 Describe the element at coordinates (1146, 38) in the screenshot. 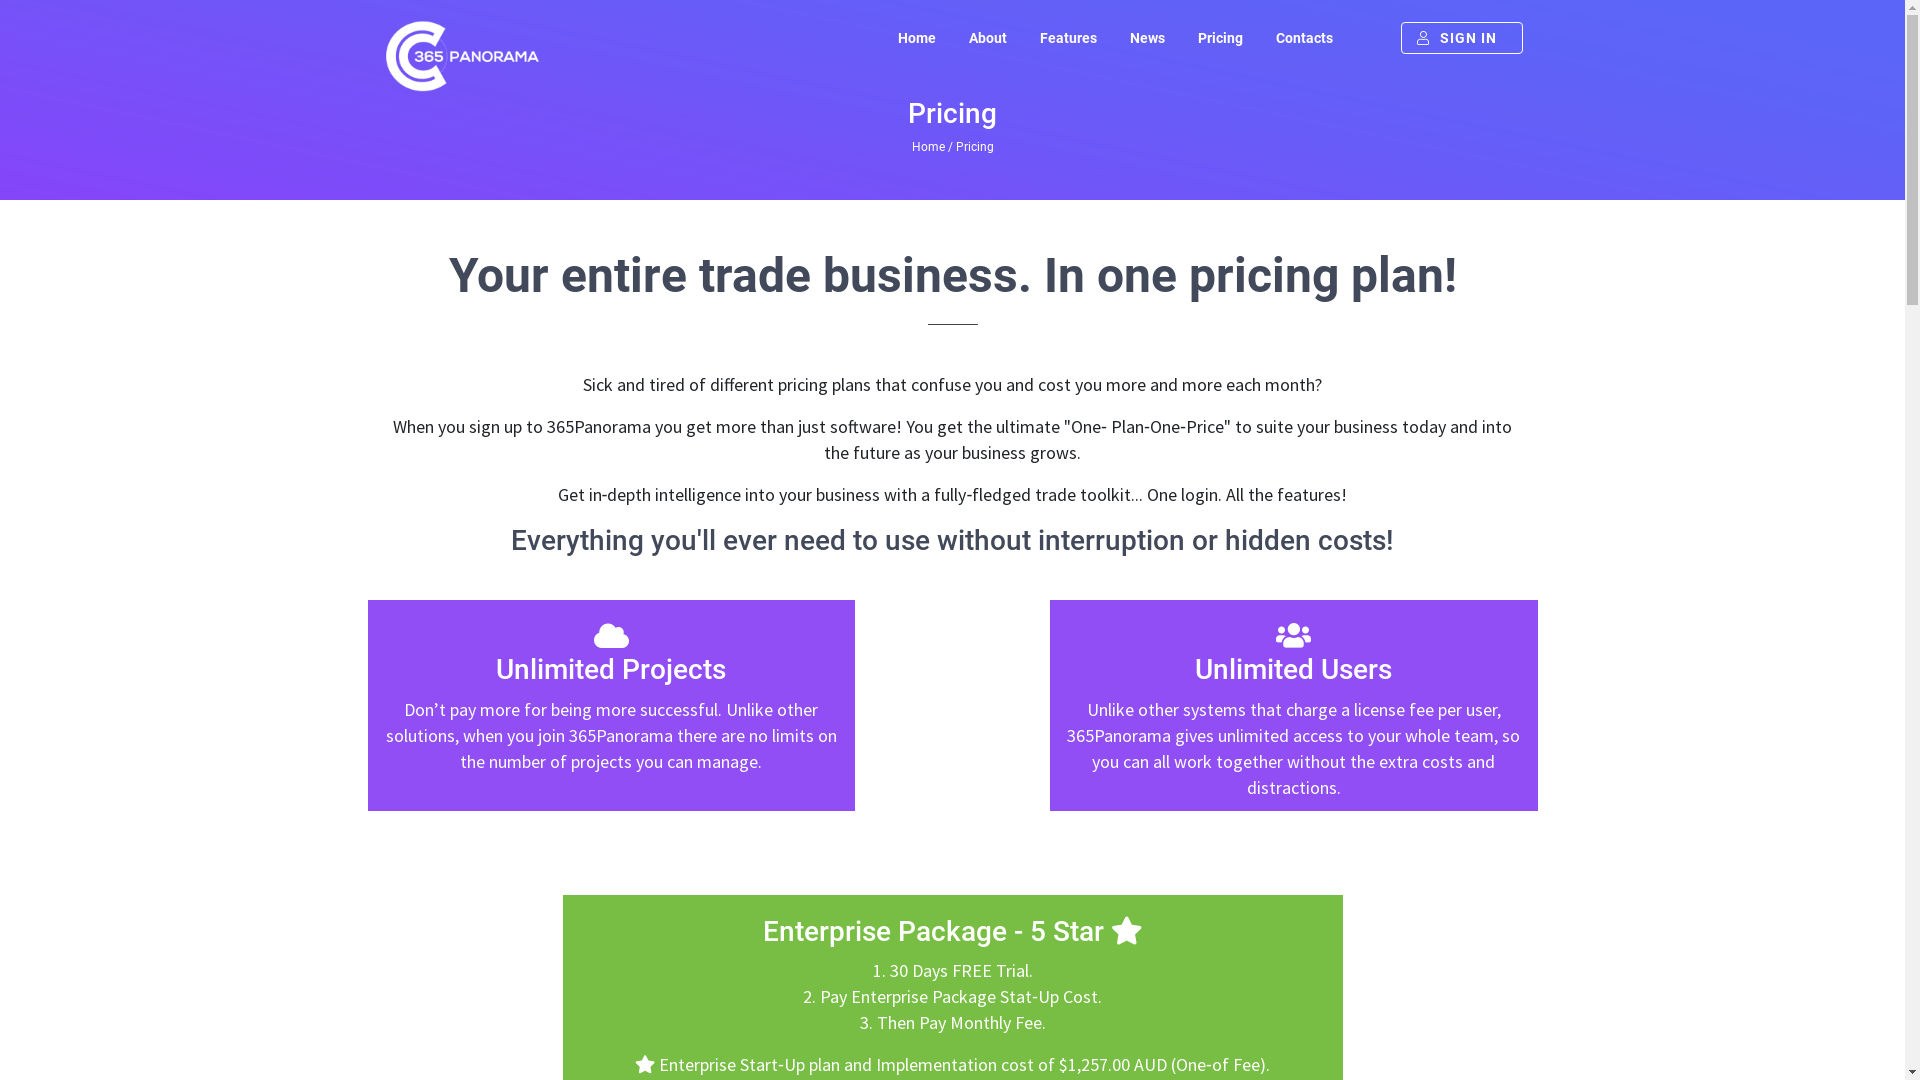

I see `'News'` at that location.